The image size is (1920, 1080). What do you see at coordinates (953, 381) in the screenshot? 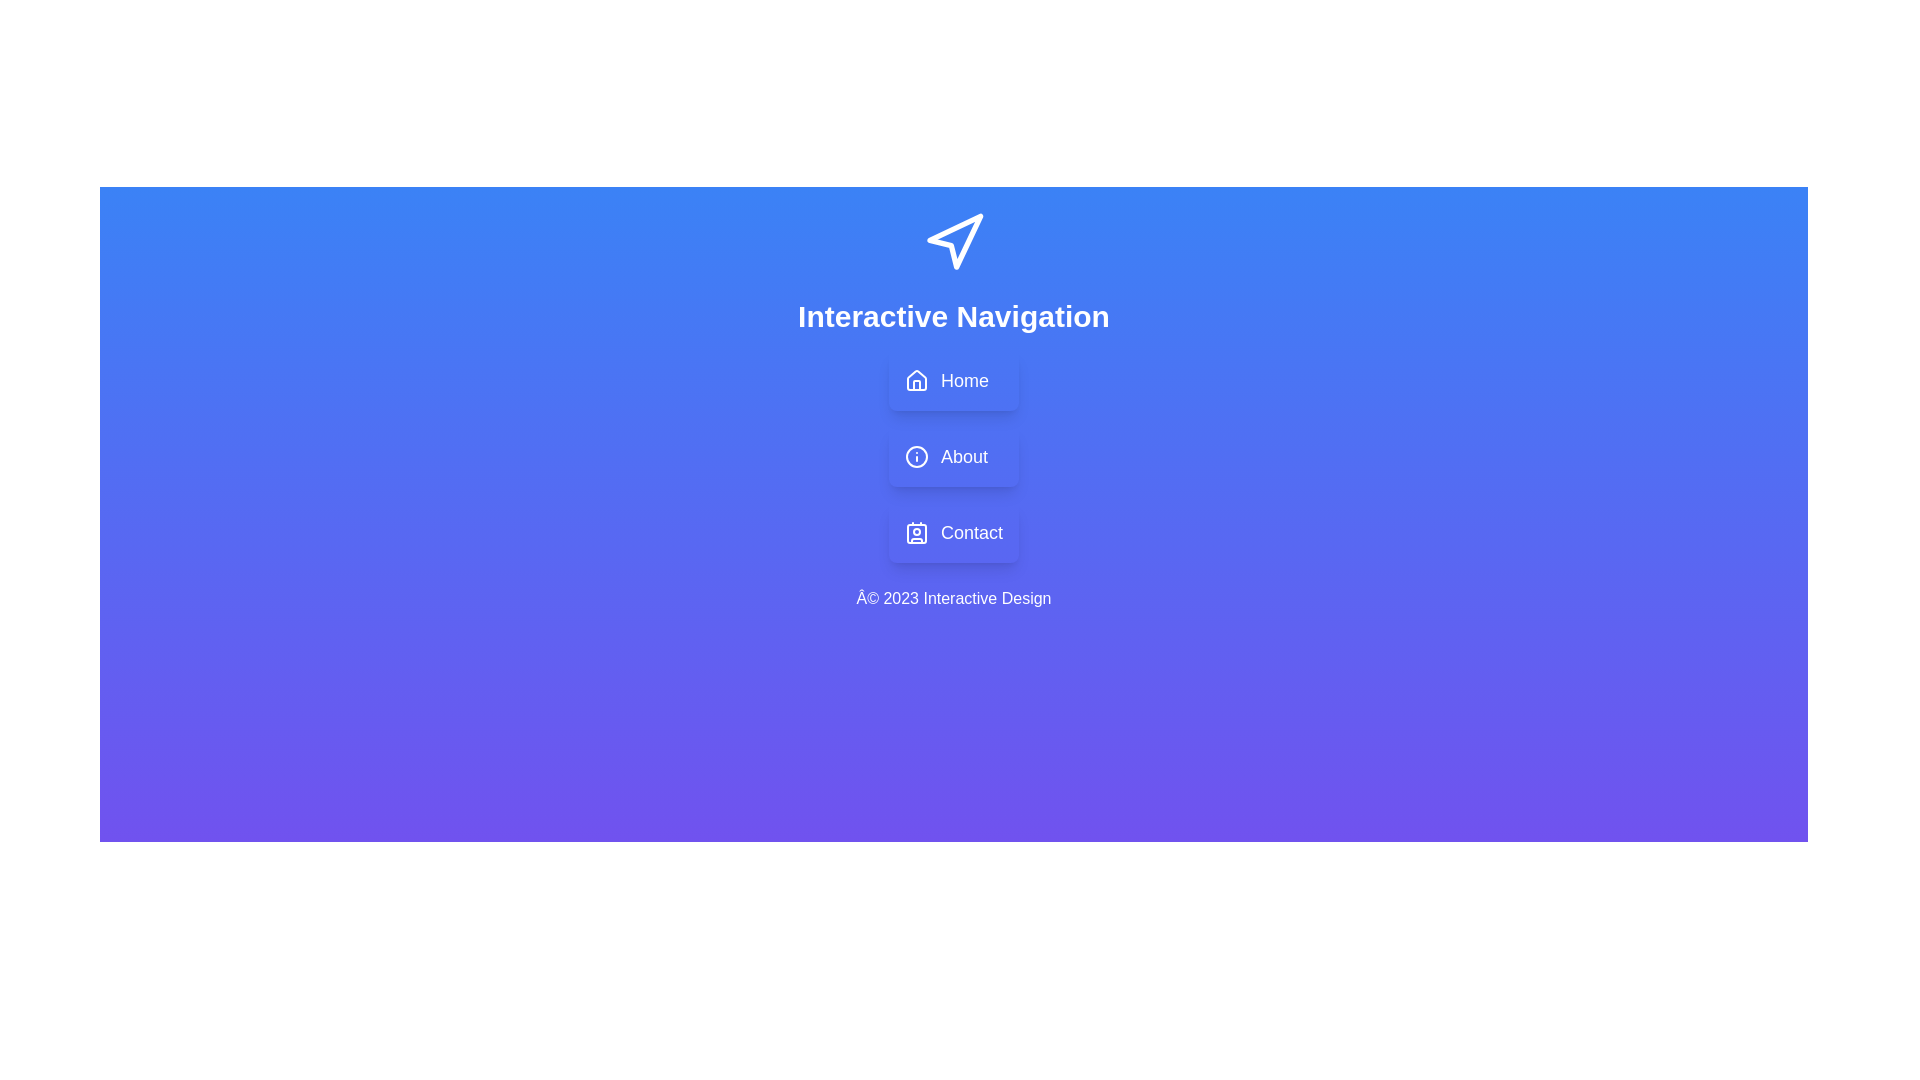
I see `the navigation button located beneath the 'Interactive Navigation' header` at bounding box center [953, 381].